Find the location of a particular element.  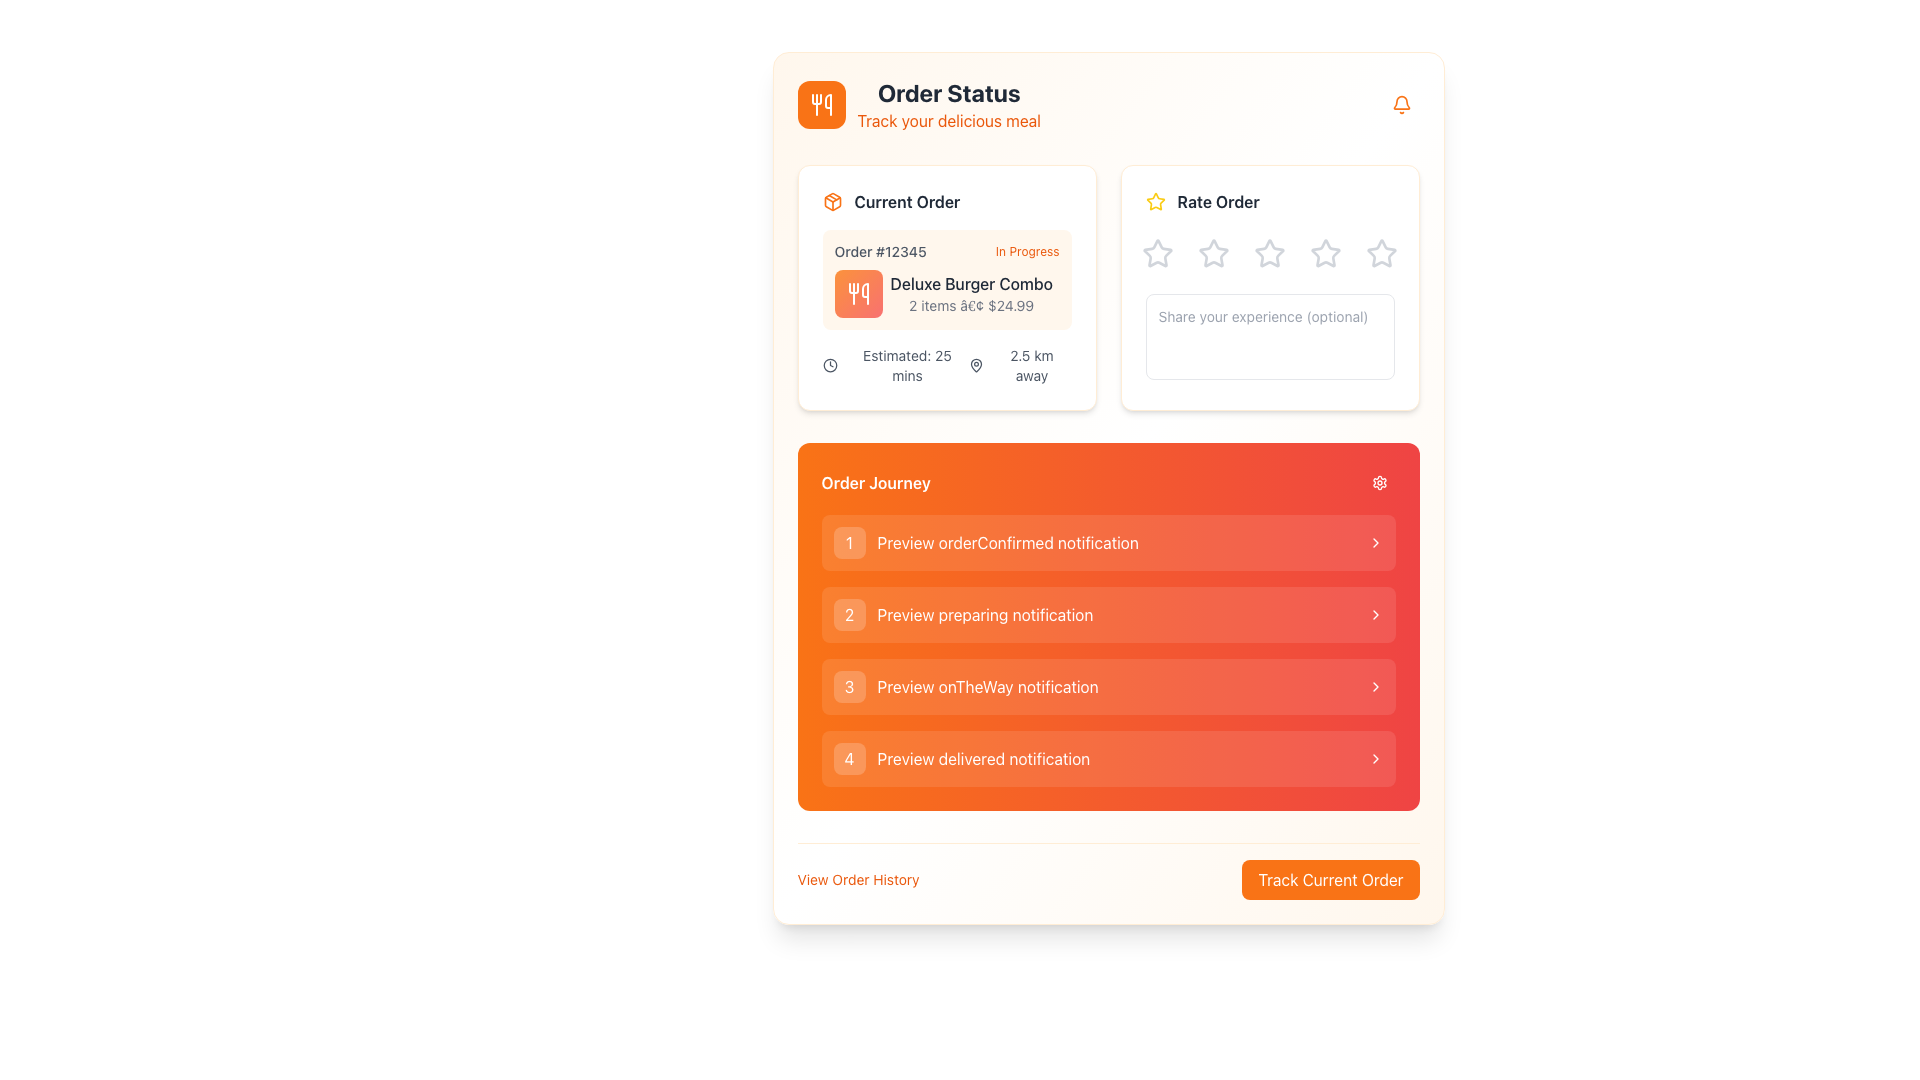

the Icon button with a rounded square shape and an orange background, featuring a white utensils icon, located near the top left of the interface is located at coordinates (821, 104).